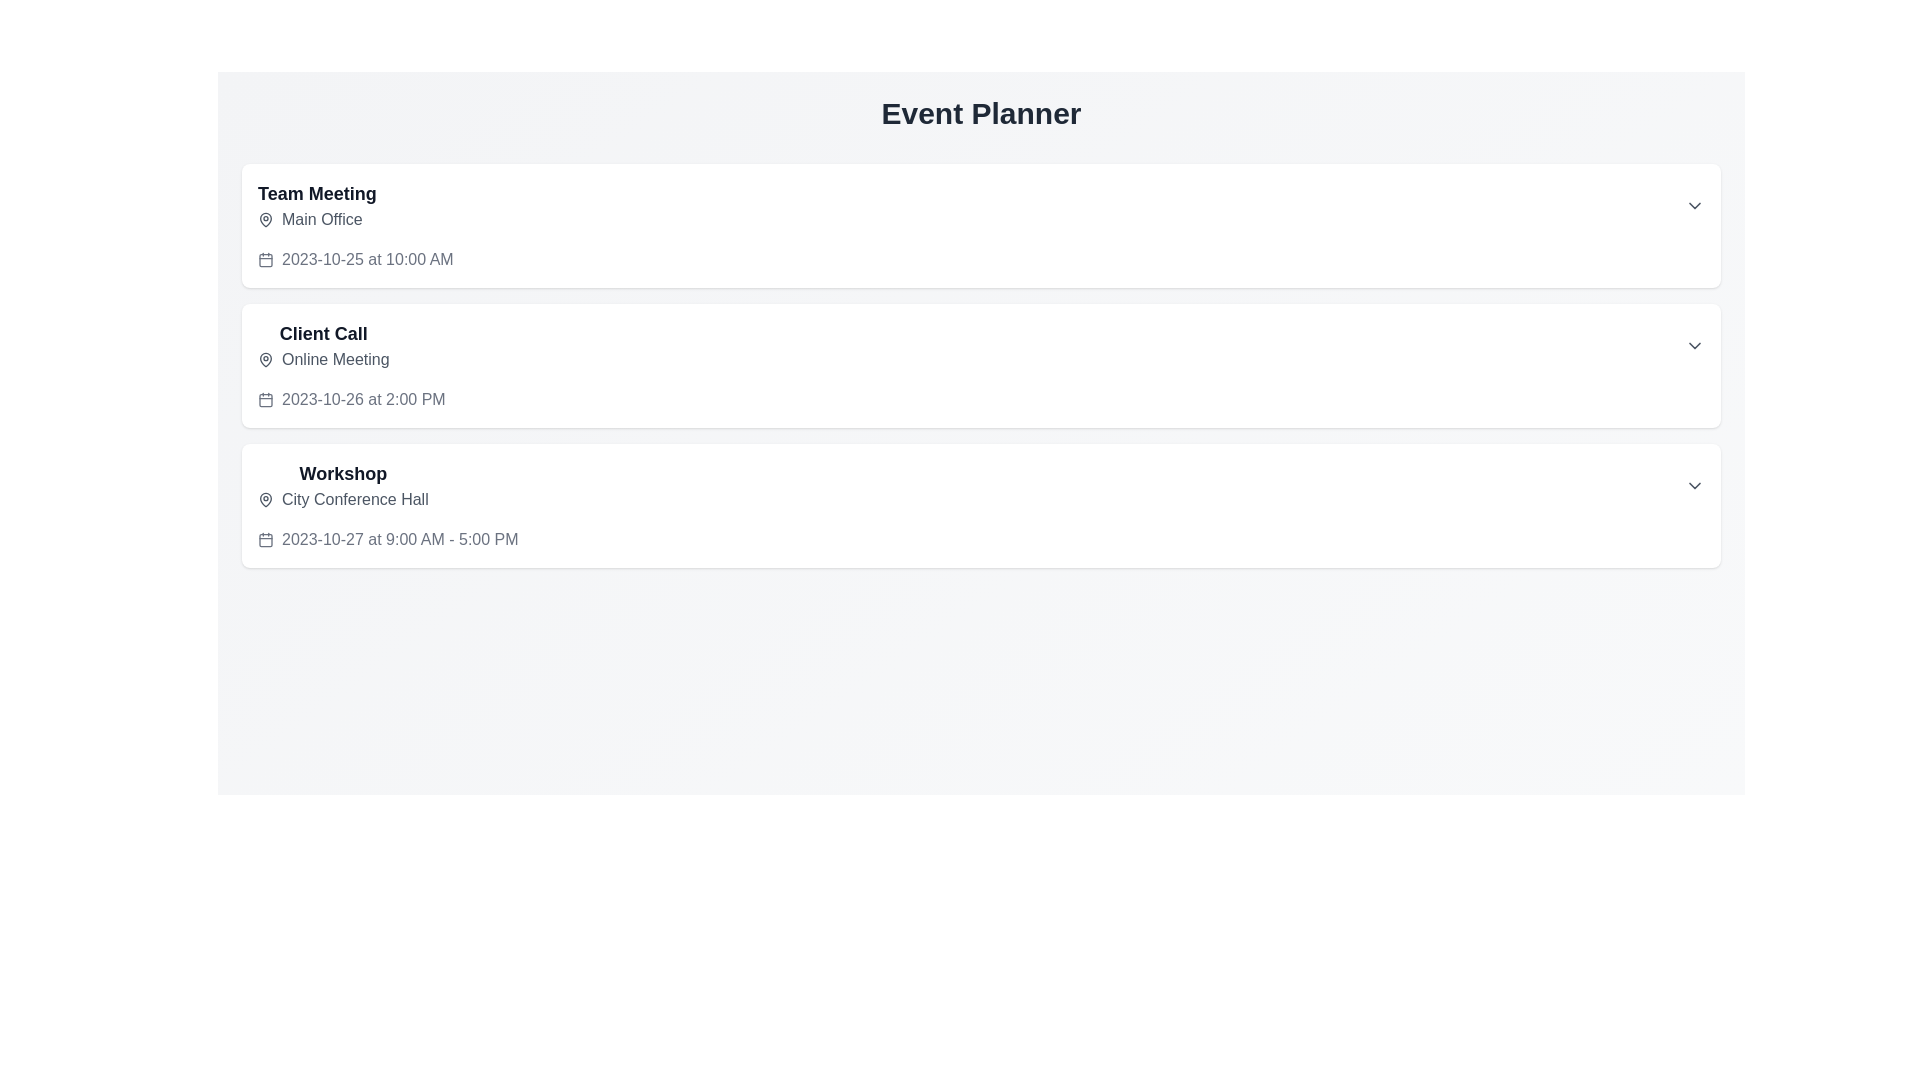 This screenshot has width=1920, height=1080. I want to click on the Dropdown toggle icon, so click(1693, 486).